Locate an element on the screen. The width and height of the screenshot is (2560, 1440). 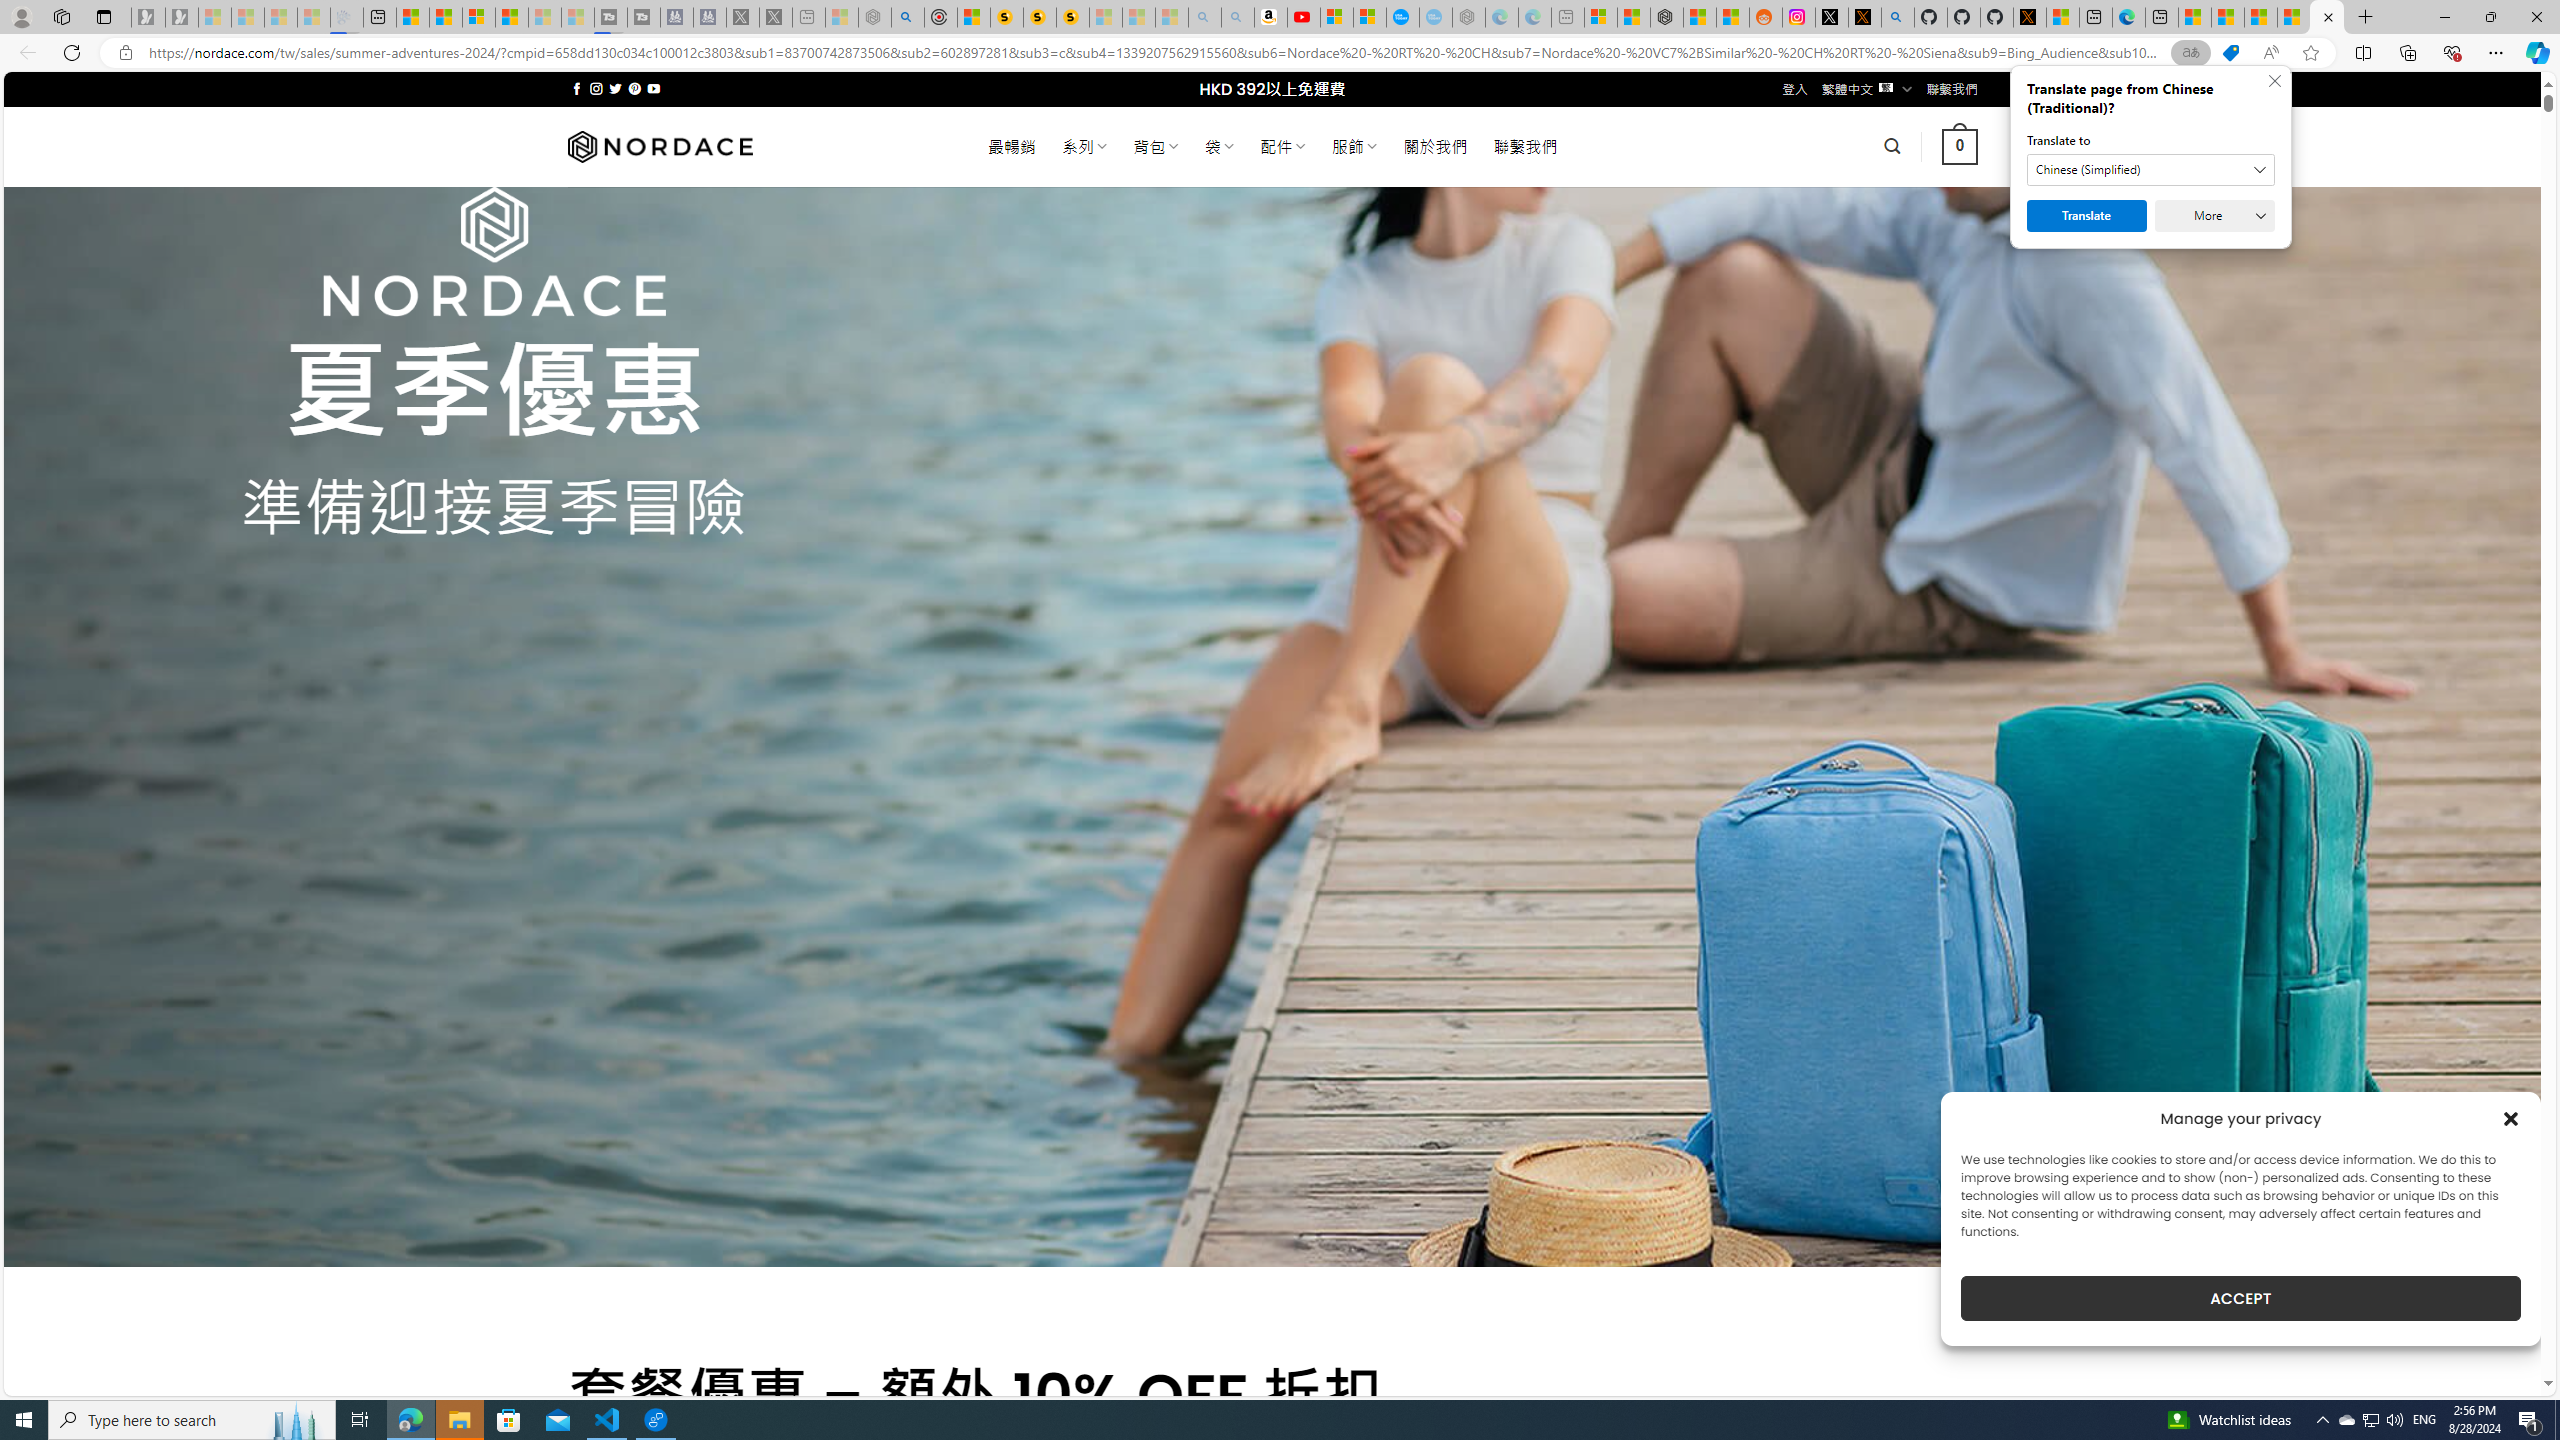
'Follow on Pinterest' is located at coordinates (632, 88).